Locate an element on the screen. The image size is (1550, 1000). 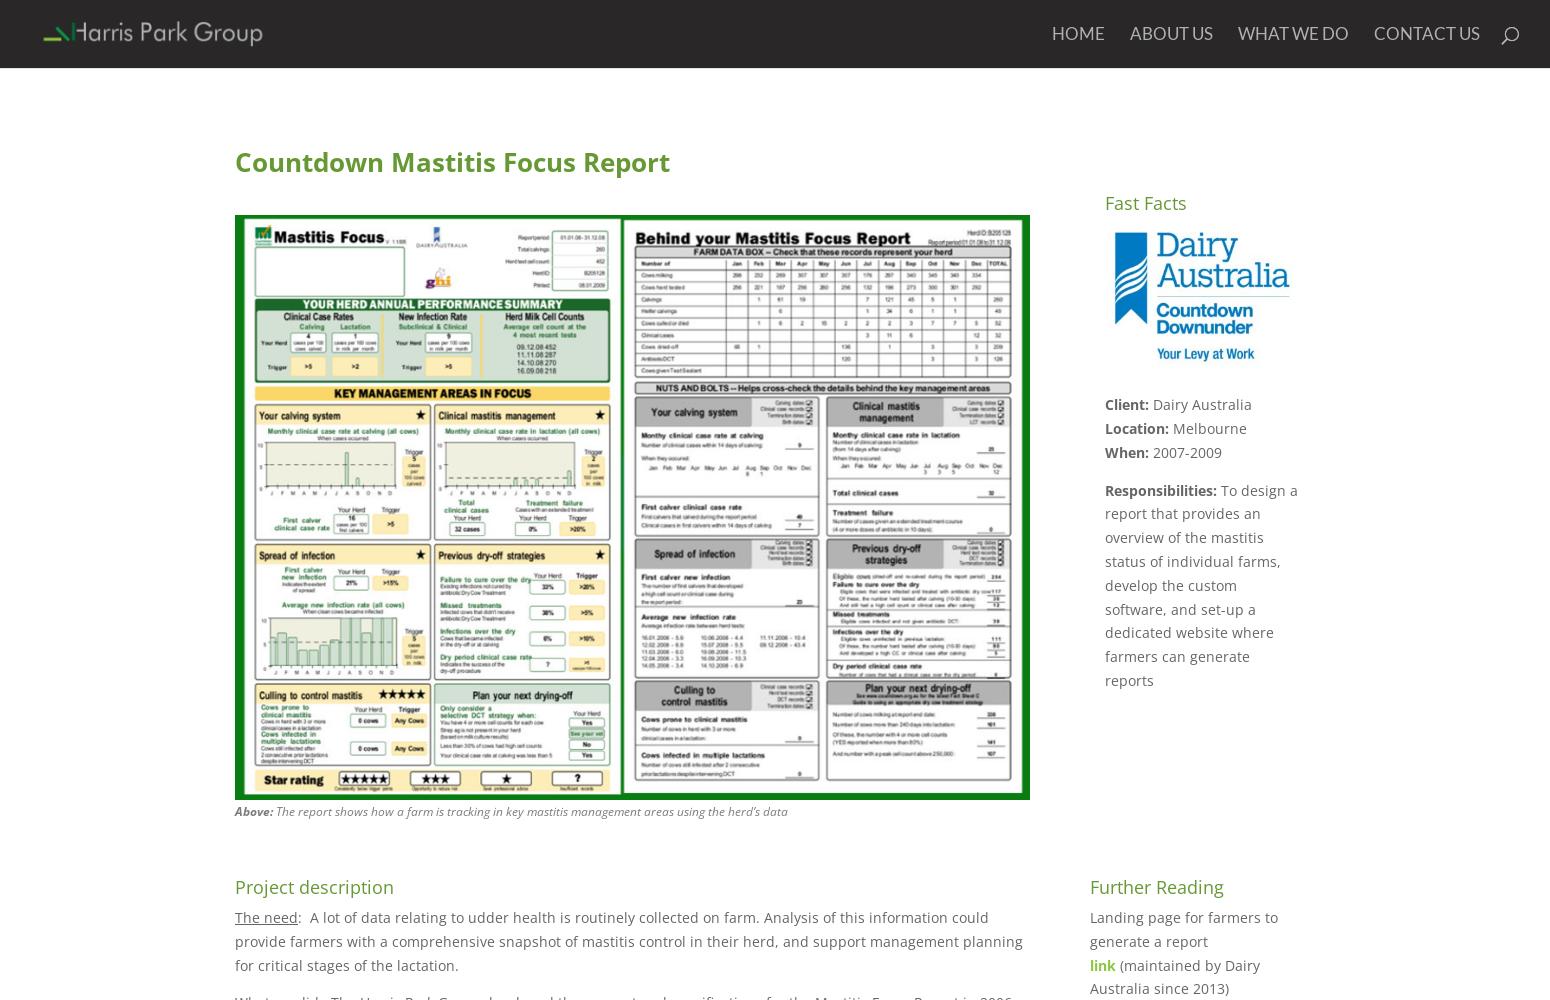
'Fast Facts' is located at coordinates (1143, 202).